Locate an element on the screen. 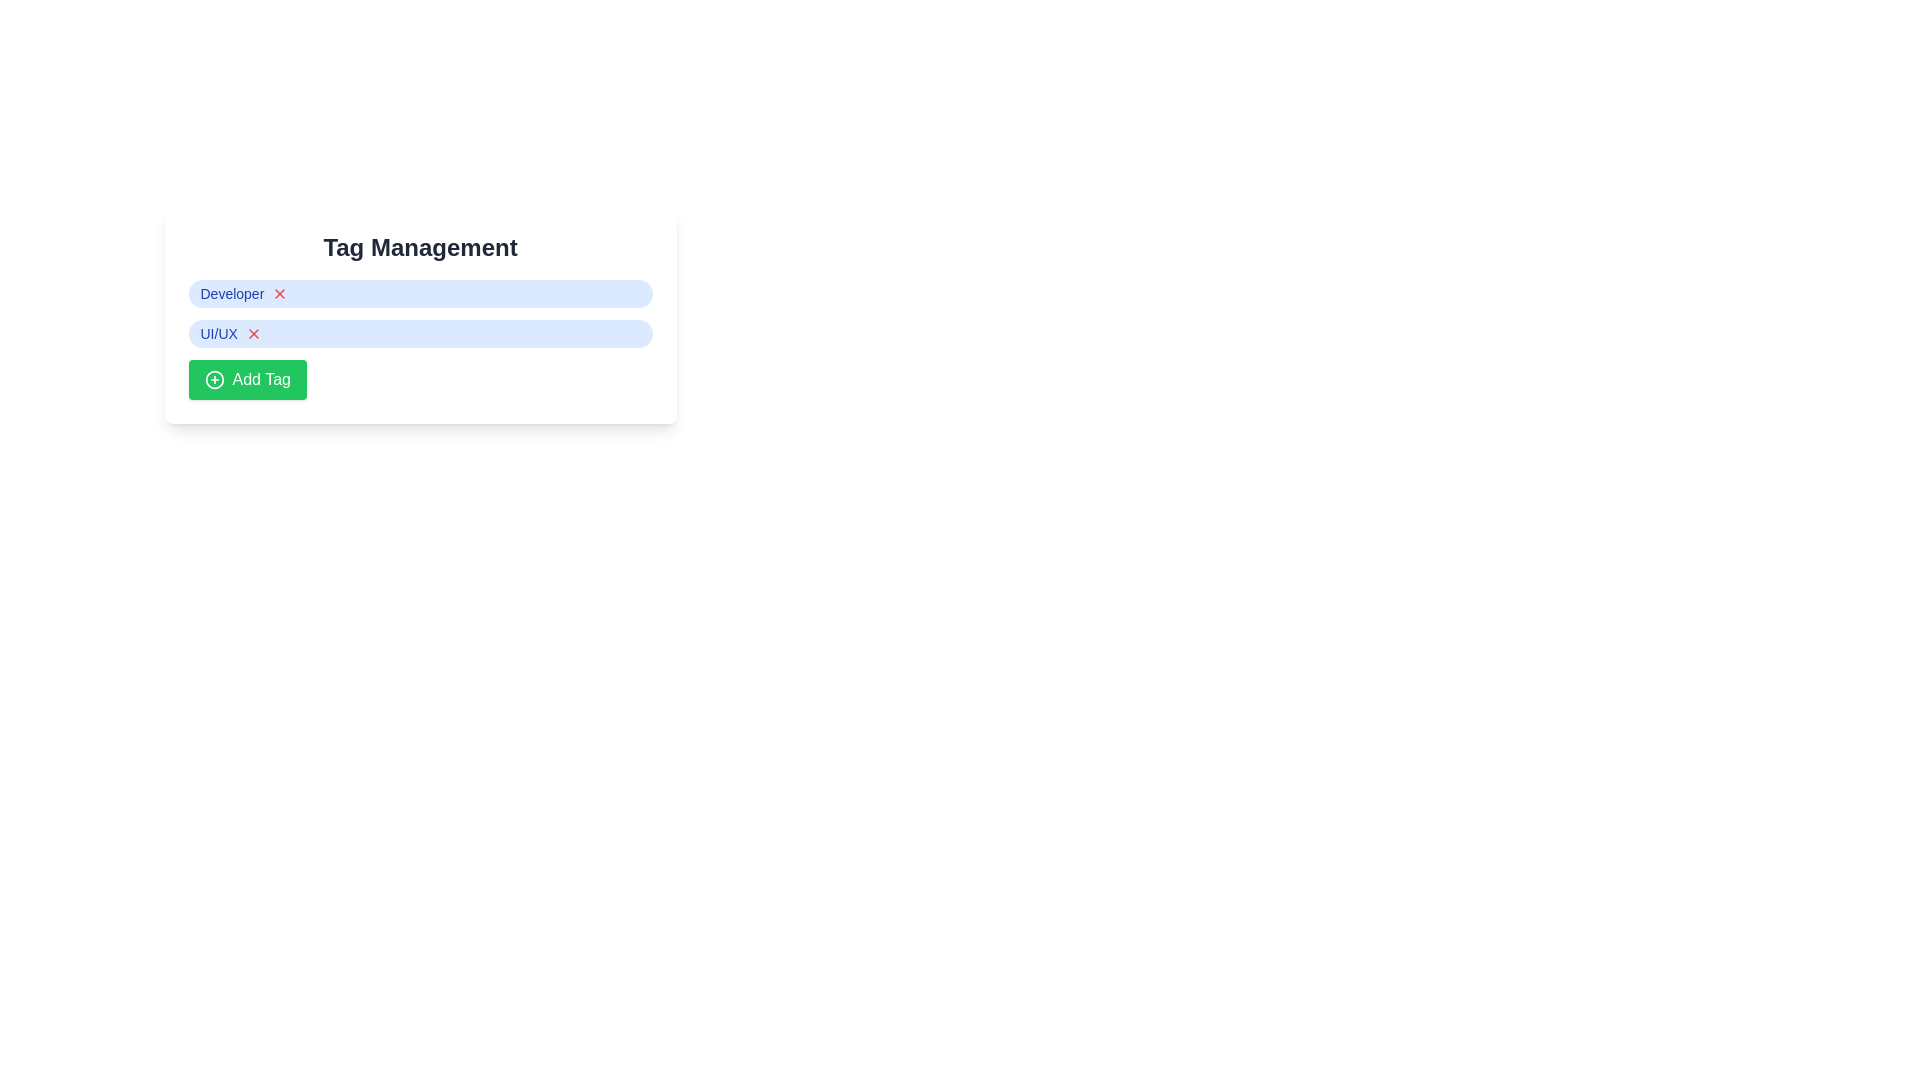  text of the large, bold header titled 'Tag Management' located at the top-center of the panel is located at coordinates (419, 246).